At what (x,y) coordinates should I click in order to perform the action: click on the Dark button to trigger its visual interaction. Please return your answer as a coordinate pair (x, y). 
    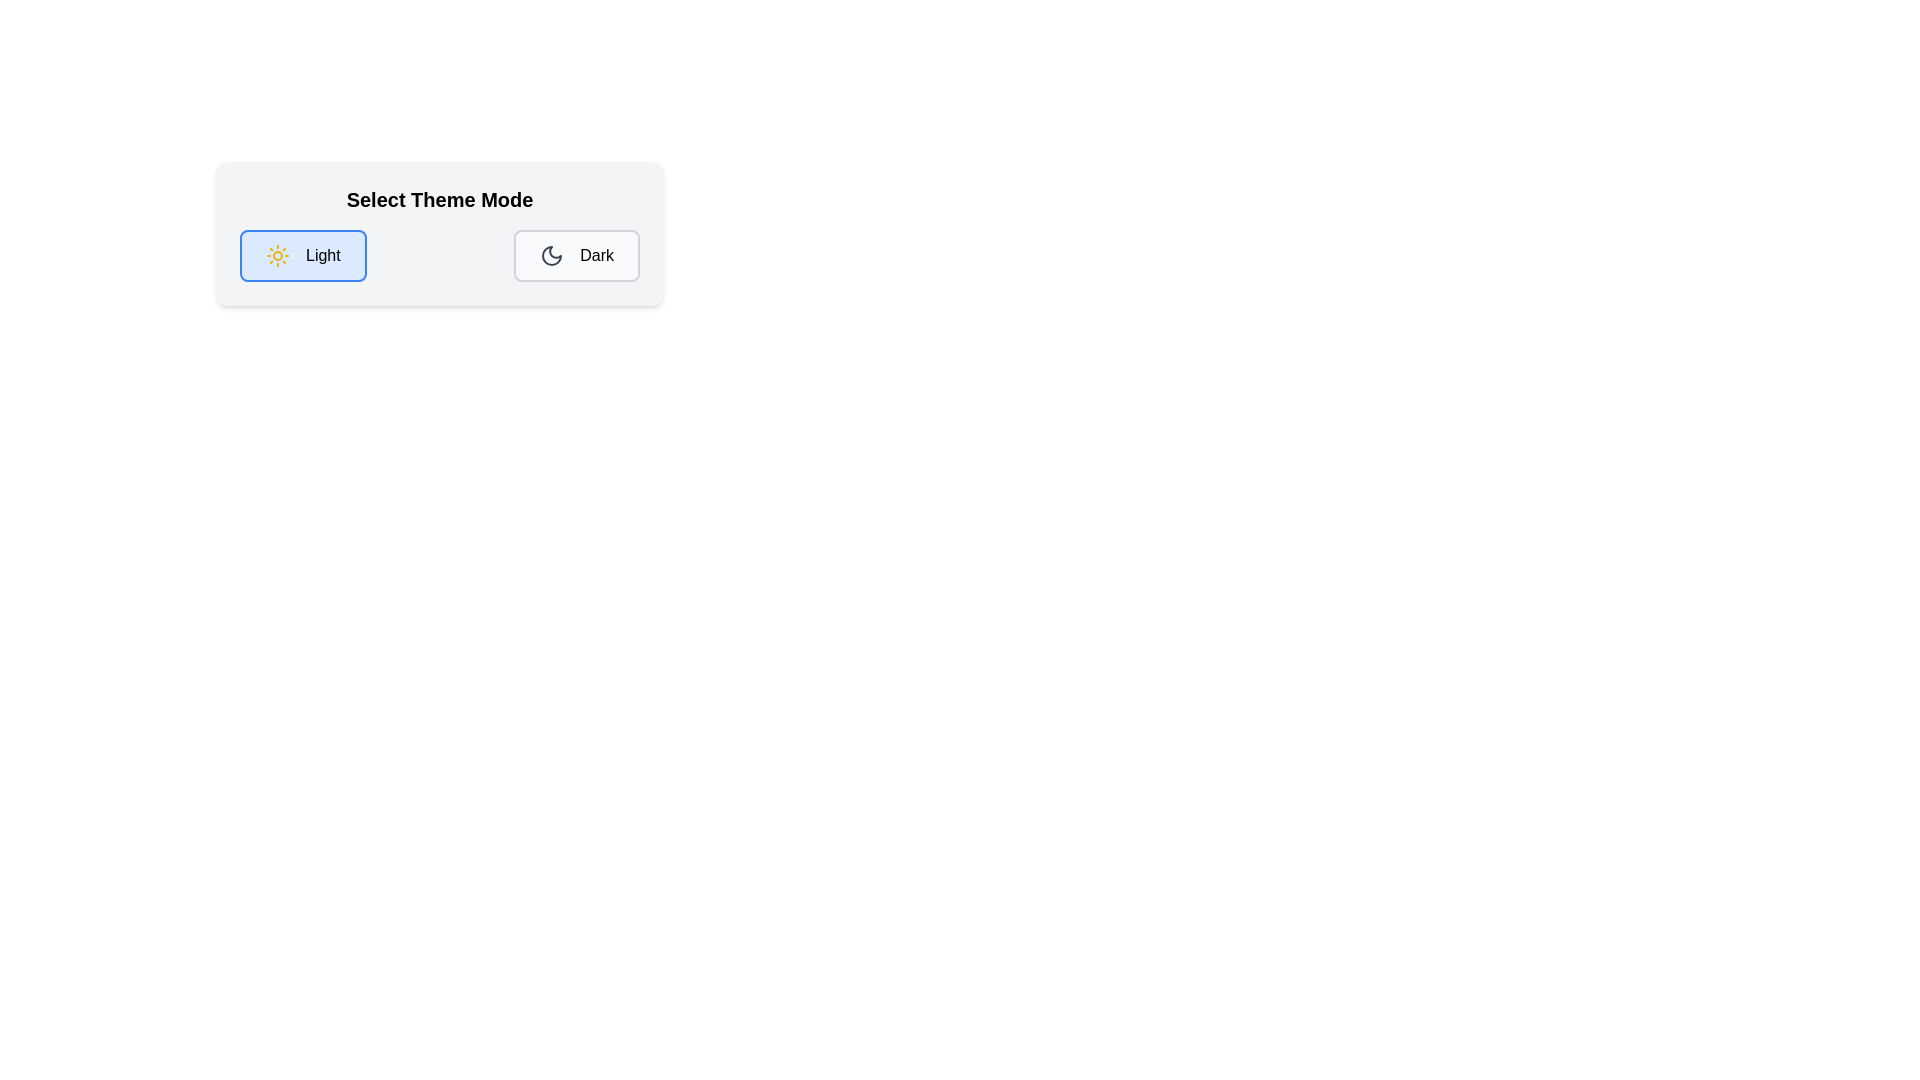
    Looking at the image, I should click on (575, 254).